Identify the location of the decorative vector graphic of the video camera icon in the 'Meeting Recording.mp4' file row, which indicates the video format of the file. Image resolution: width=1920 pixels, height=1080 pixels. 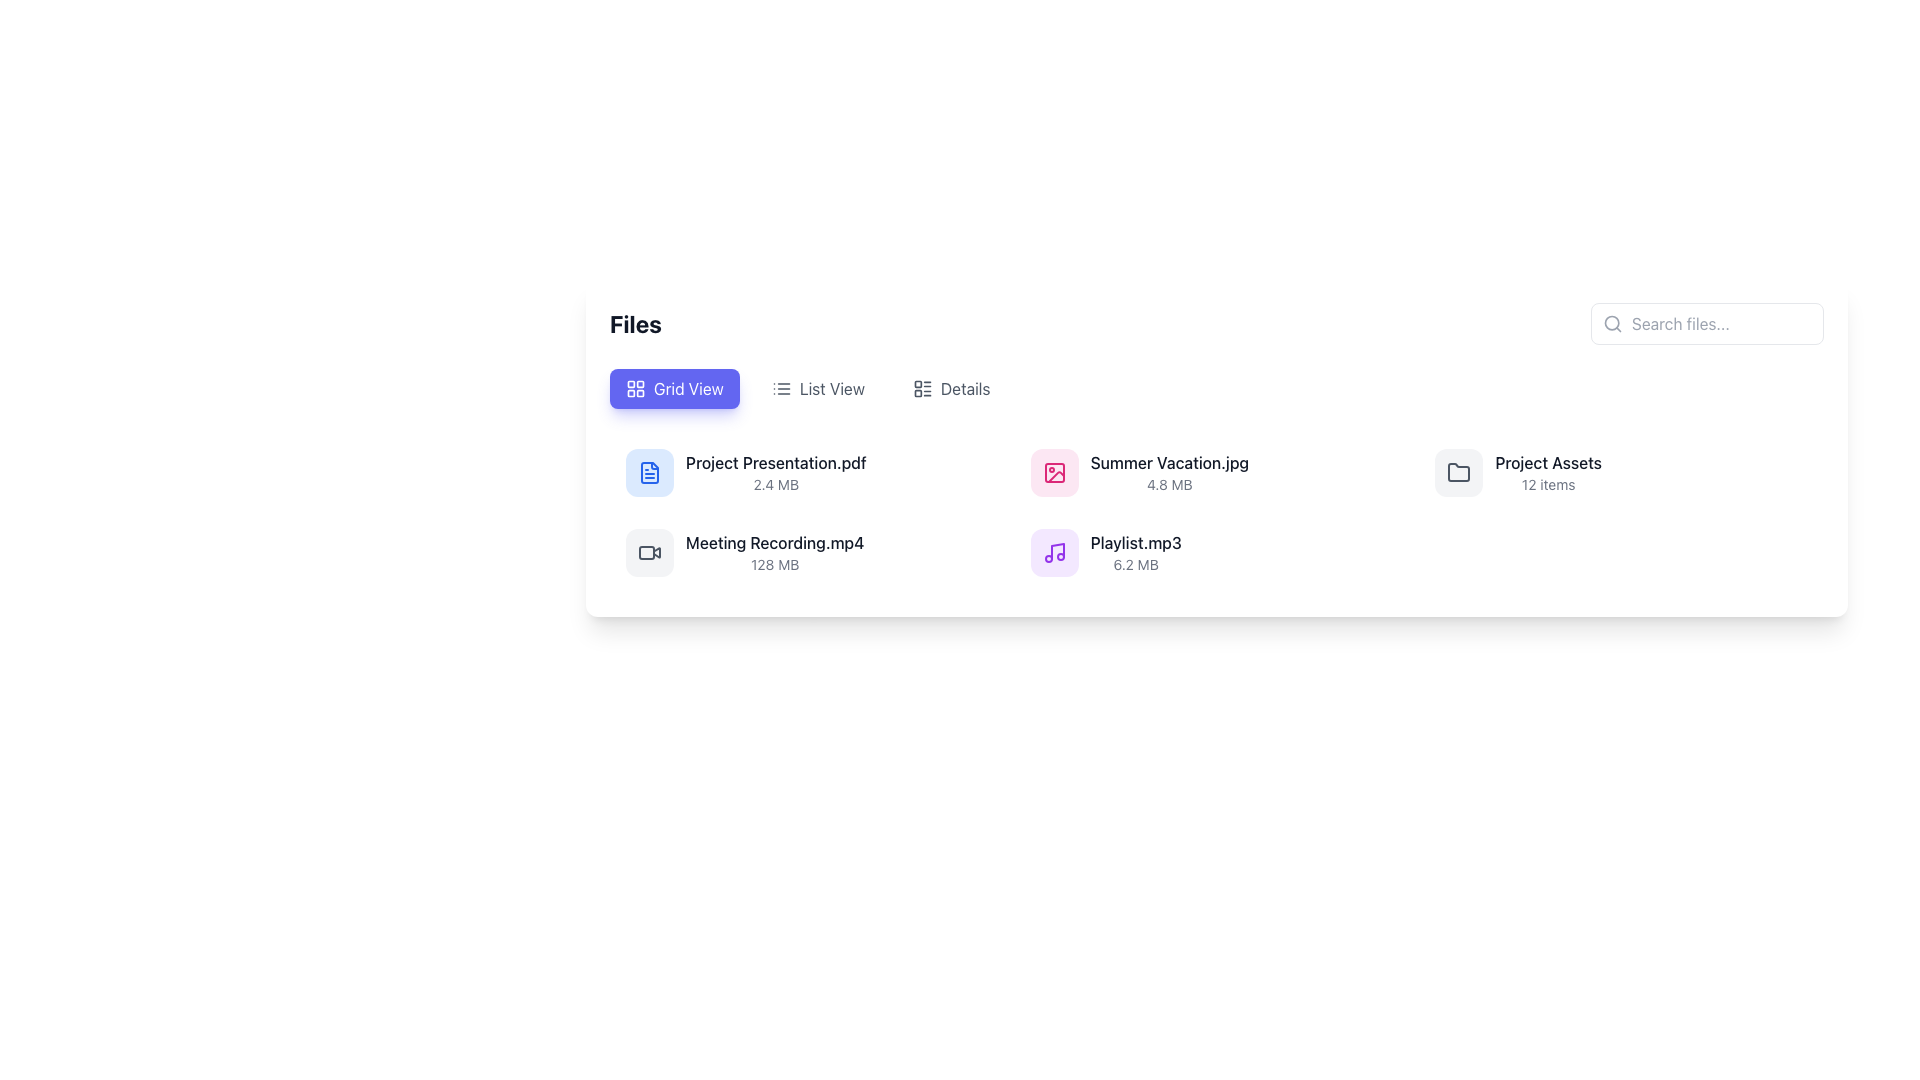
(657, 551).